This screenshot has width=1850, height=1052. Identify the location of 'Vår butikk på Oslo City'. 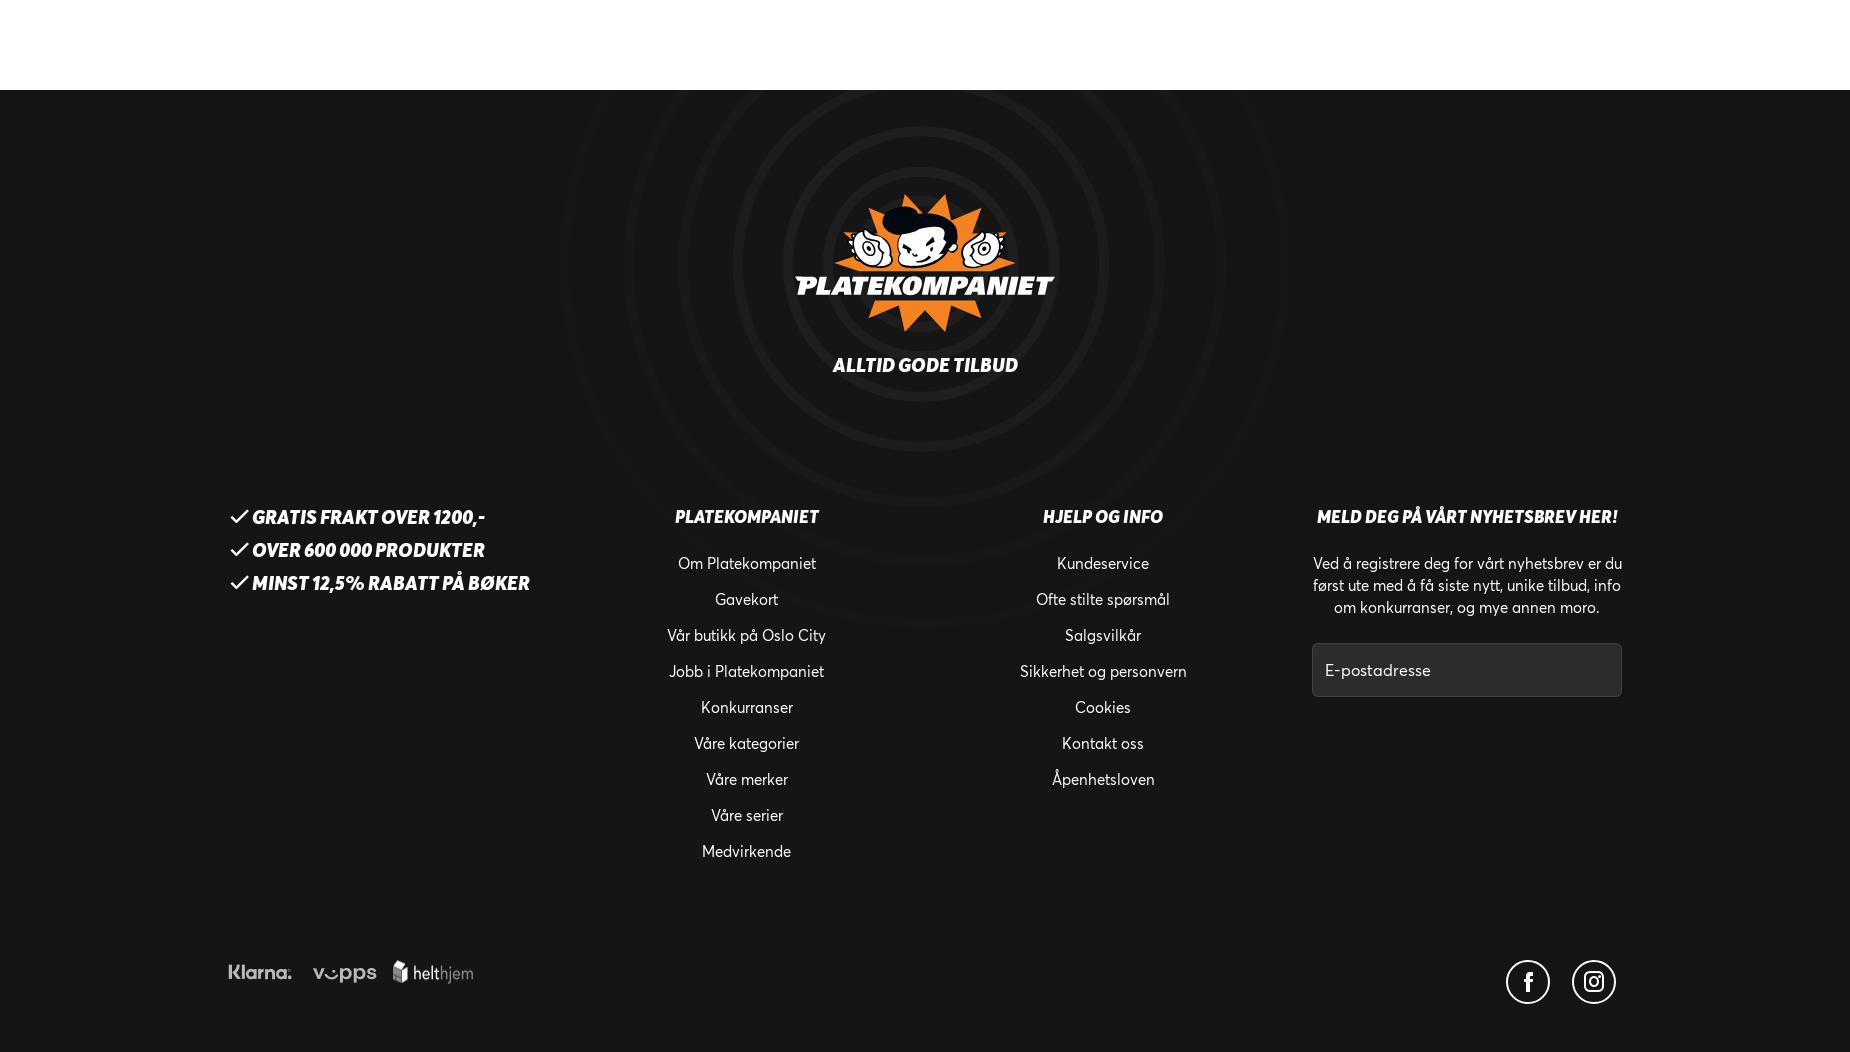
(746, 635).